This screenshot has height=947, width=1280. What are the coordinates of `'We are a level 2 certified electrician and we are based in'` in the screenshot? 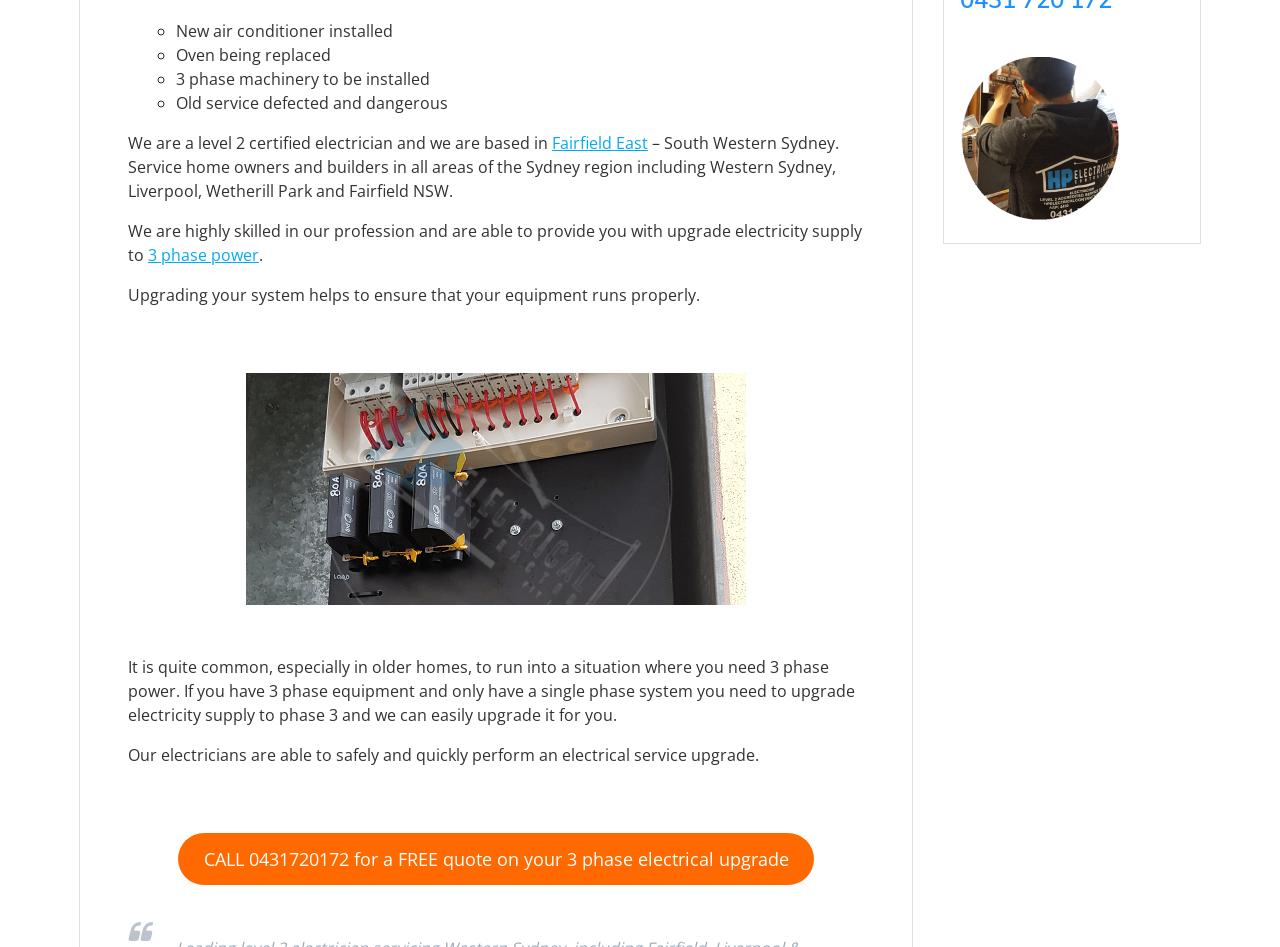 It's located at (339, 140).